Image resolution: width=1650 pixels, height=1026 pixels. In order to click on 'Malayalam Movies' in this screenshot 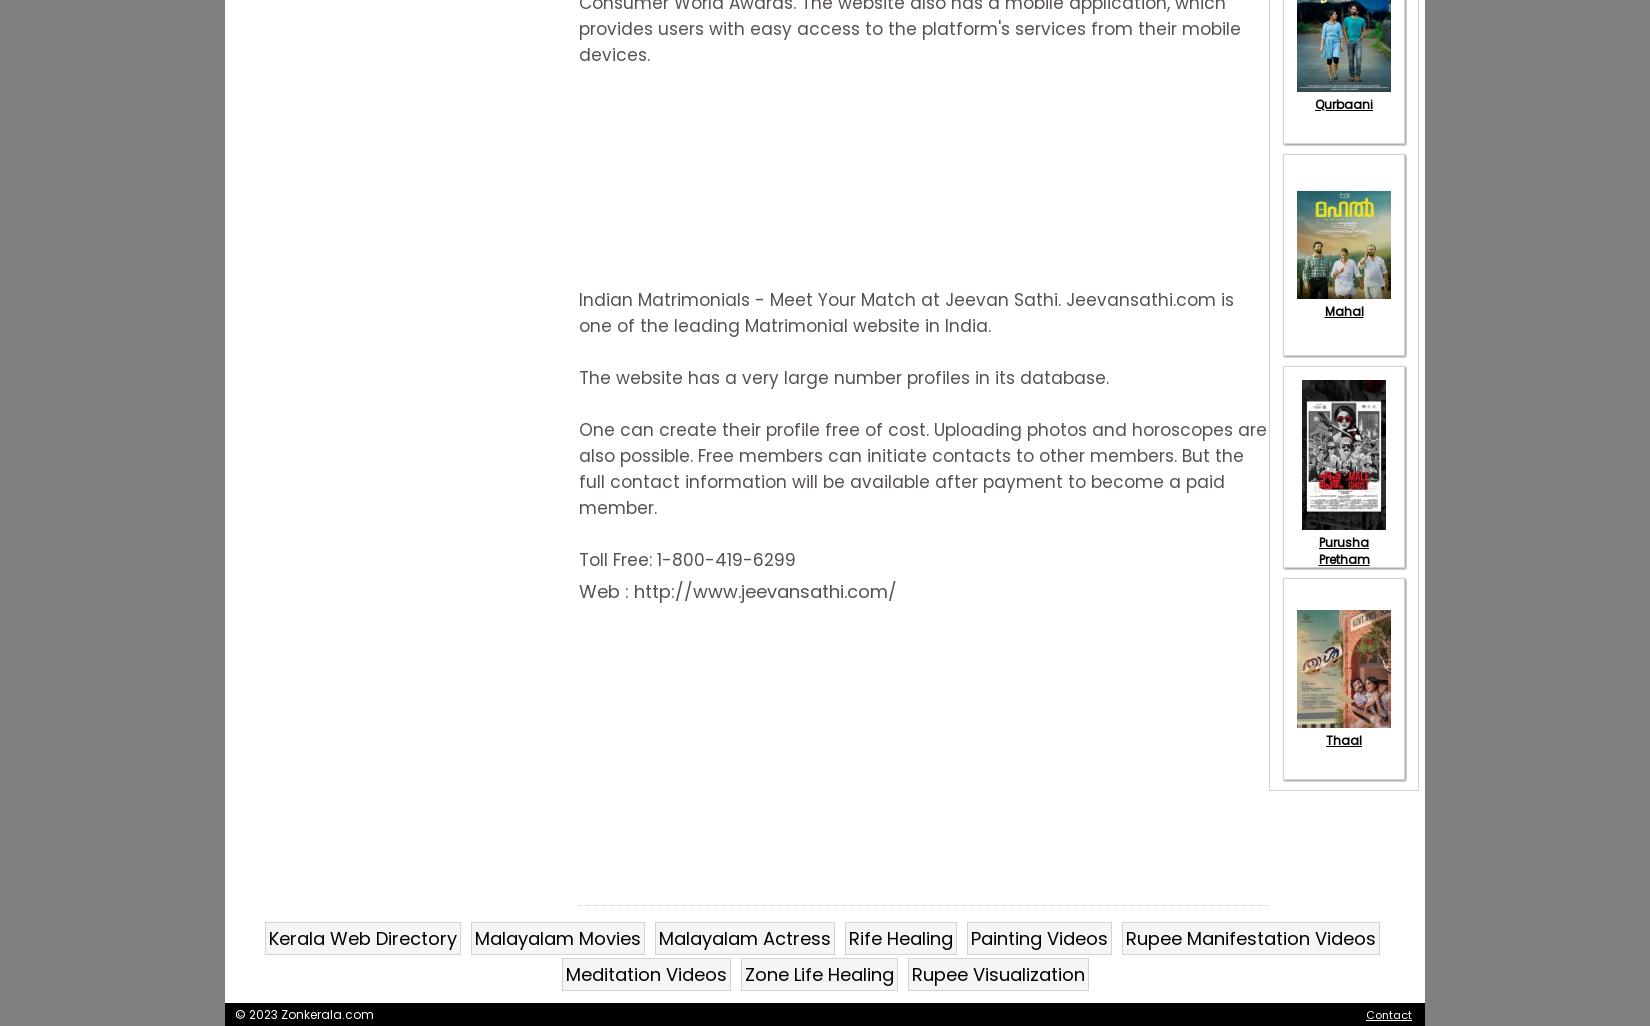, I will do `click(557, 937)`.